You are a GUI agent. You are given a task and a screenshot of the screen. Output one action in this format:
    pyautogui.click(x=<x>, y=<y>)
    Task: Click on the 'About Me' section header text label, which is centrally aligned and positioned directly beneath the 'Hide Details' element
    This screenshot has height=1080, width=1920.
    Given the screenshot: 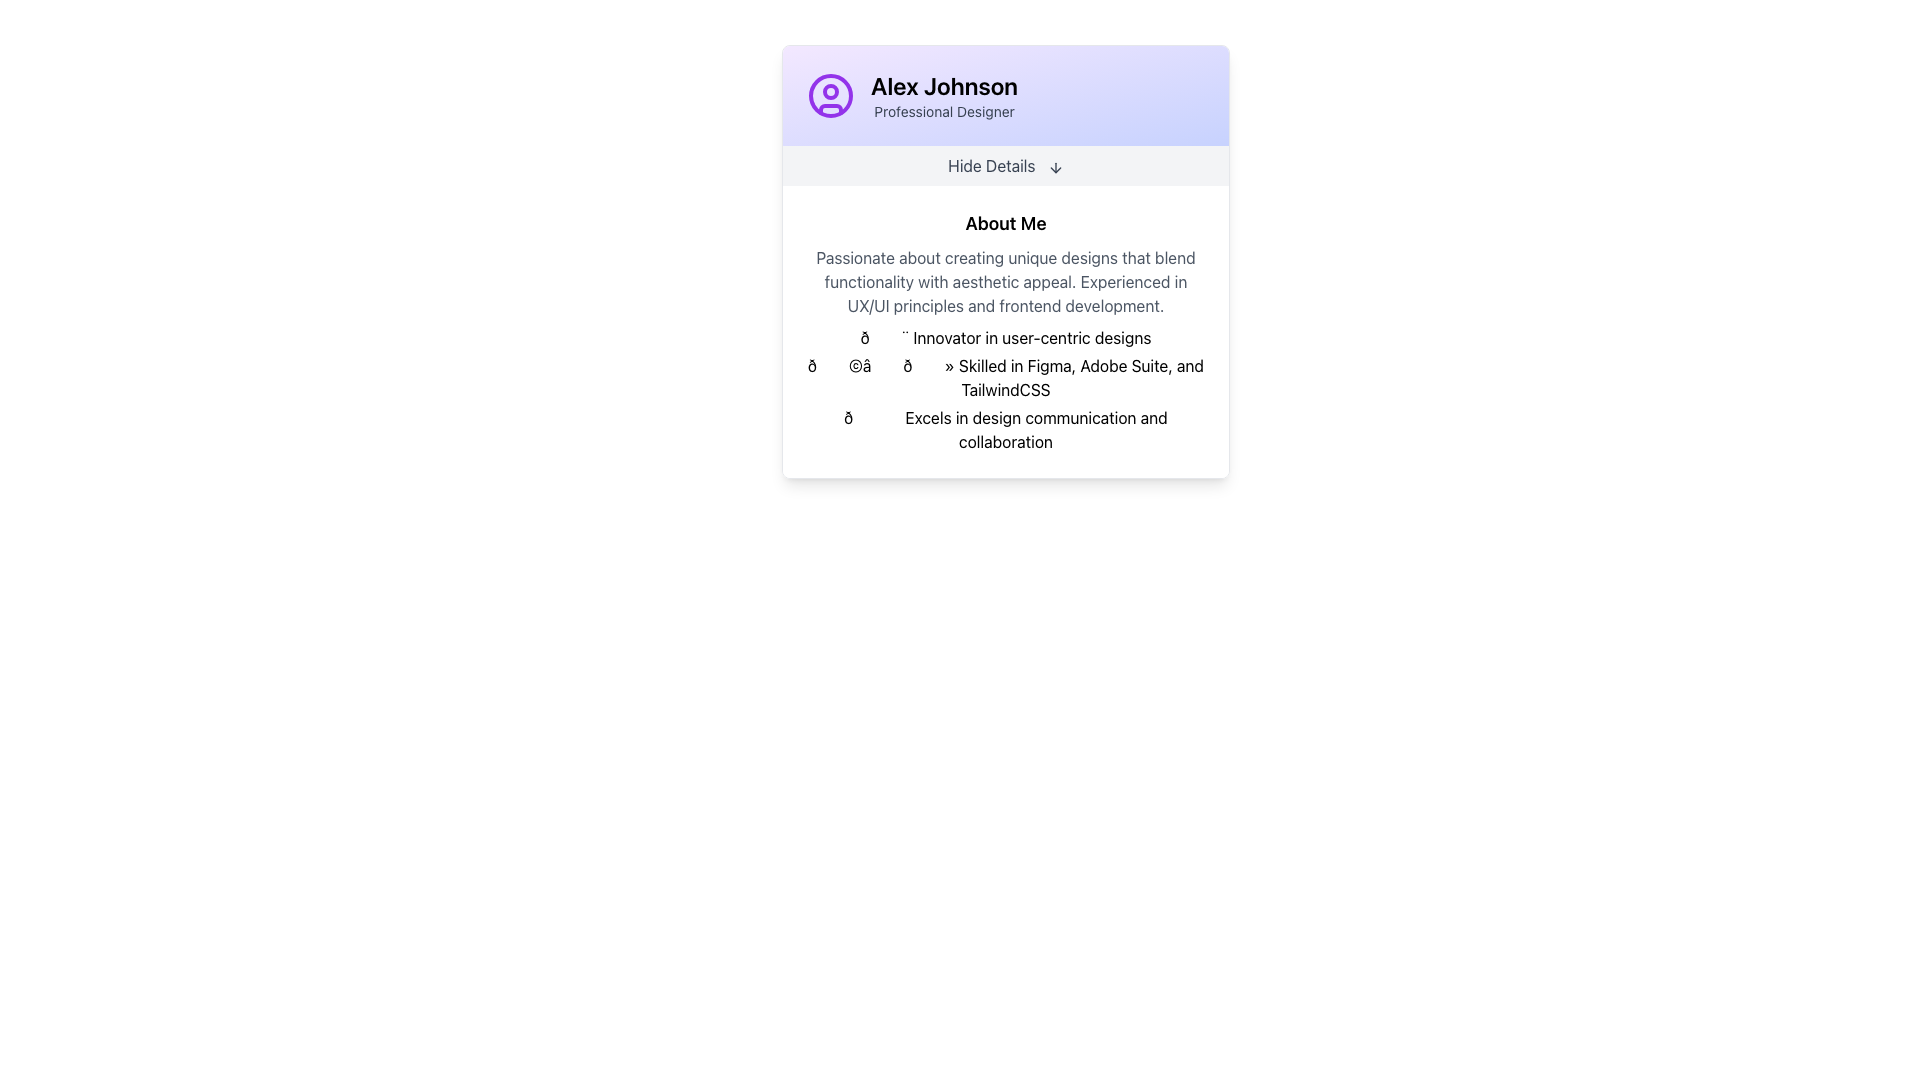 What is the action you would take?
    pyautogui.click(x=1006, y=223)
    